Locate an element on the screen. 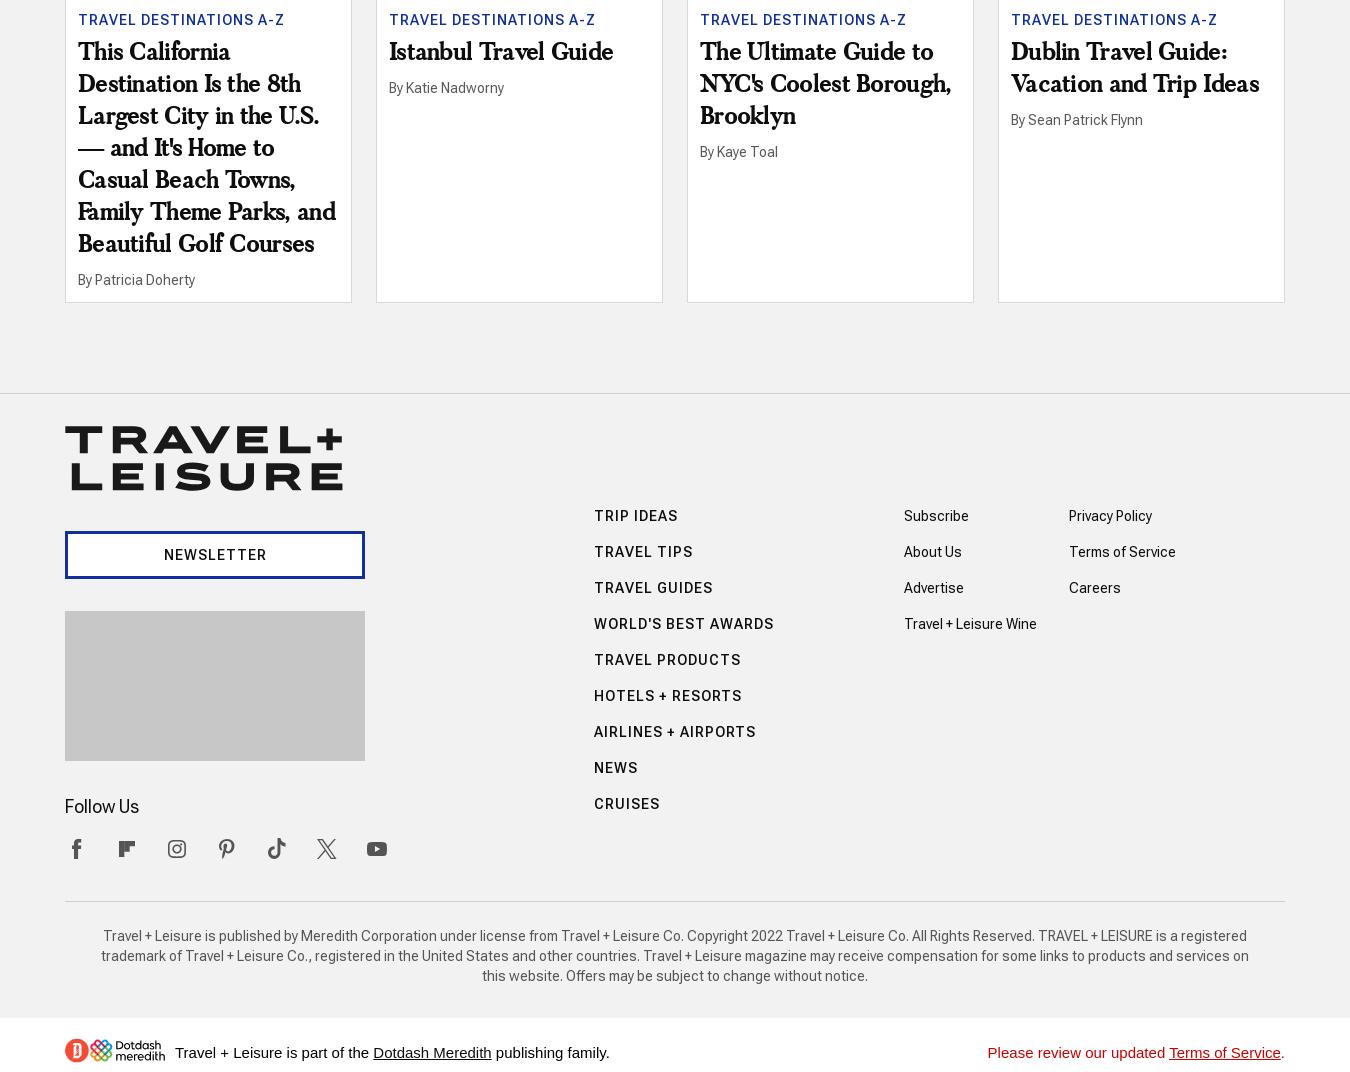 This screenshot has height=1072, width=1350. 'Follow Us' is located at coordinates (101, 804).